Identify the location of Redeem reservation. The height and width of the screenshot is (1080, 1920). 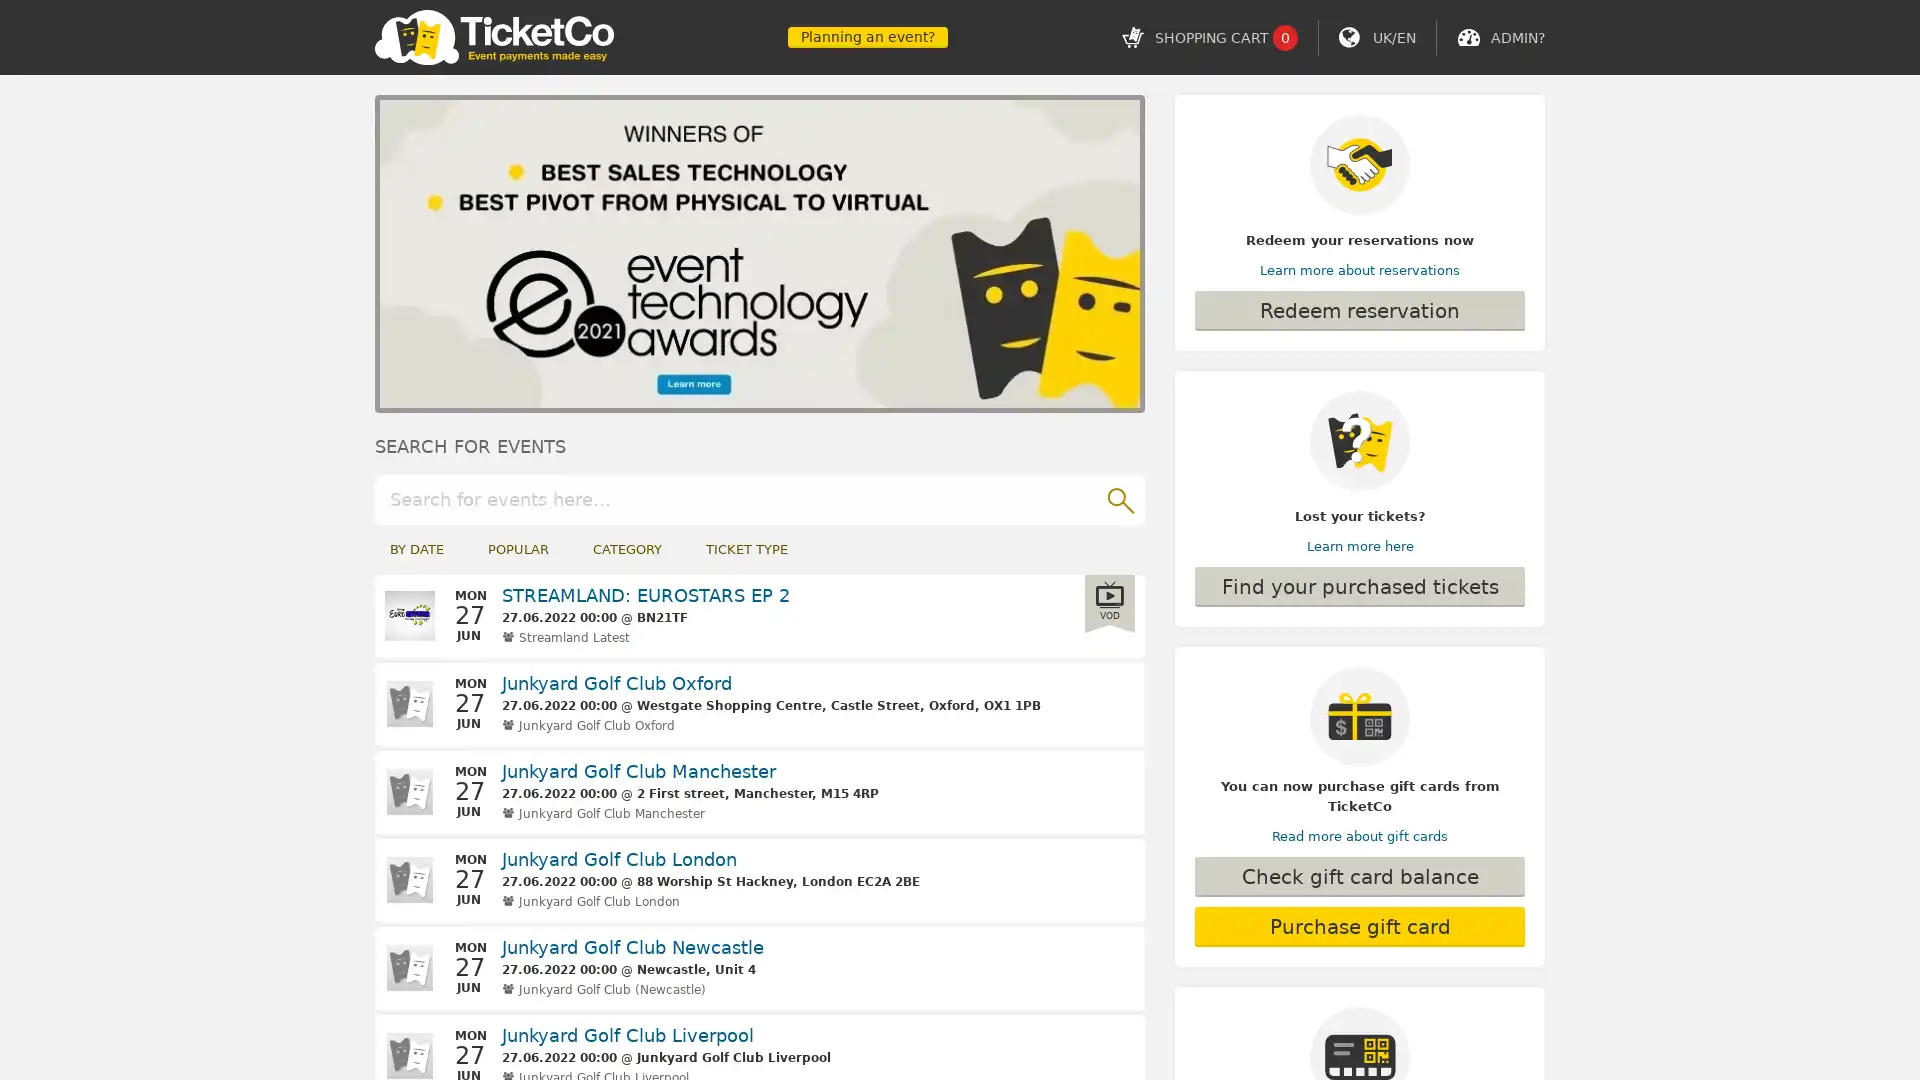
(1359, 311).